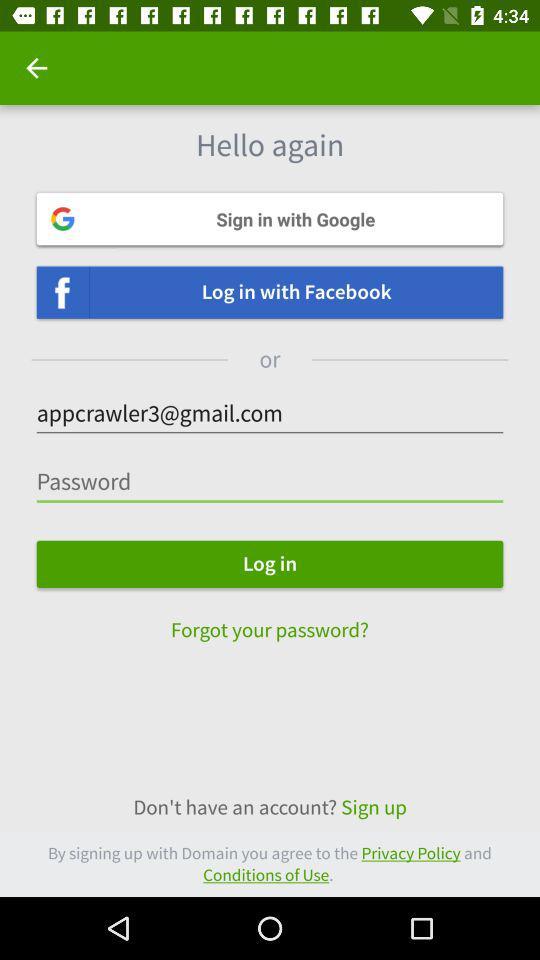 The width and height of the screenshot is (540, 960). Describe the element at coordinates (270, 481) in the screenshot. I see `type the password` at that location.